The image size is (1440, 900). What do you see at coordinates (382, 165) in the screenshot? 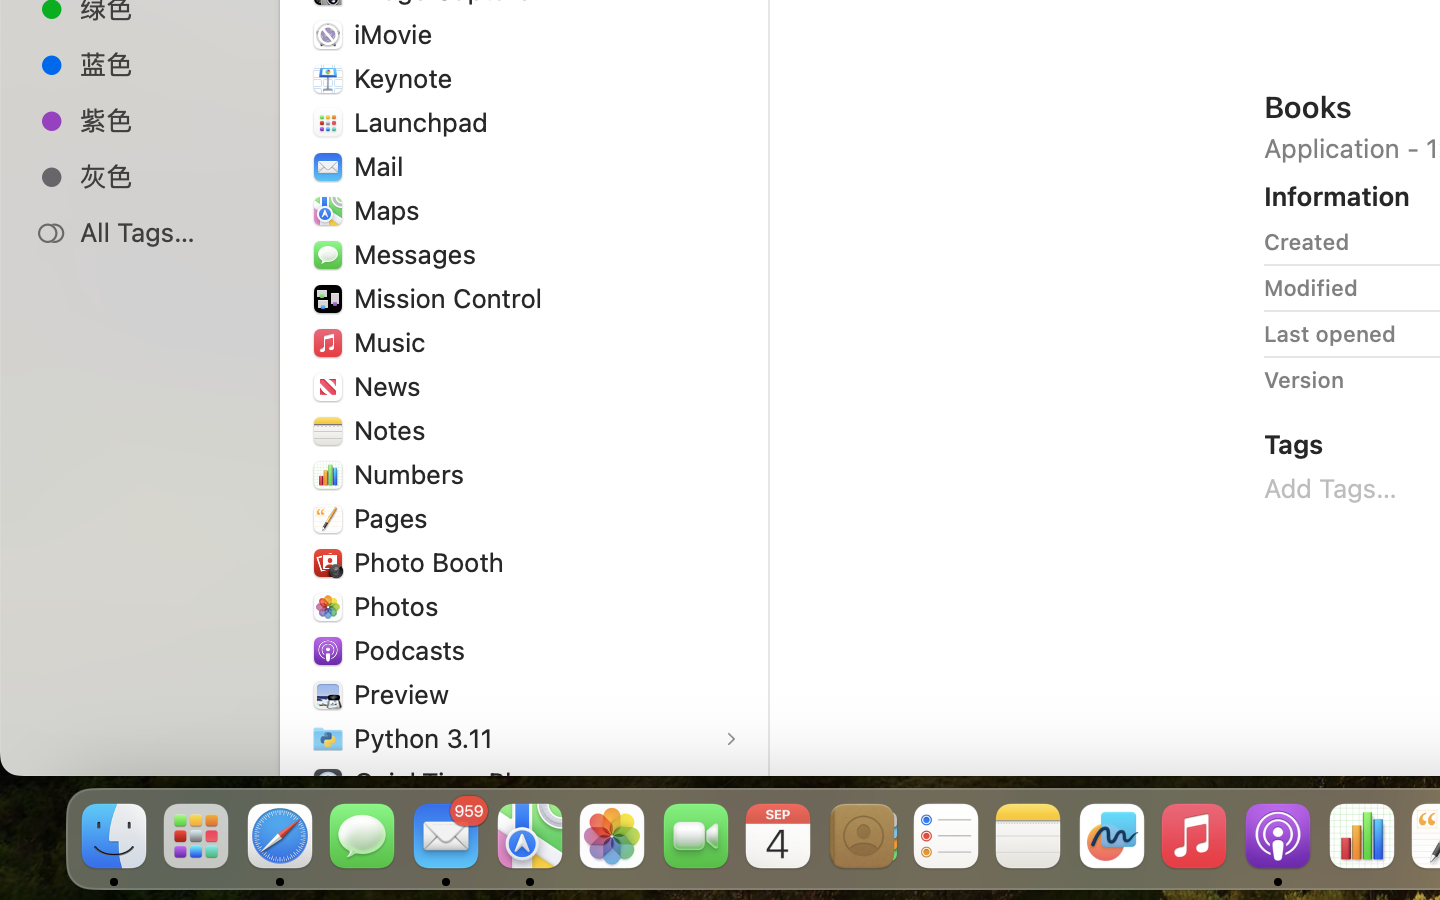
I see `'Mail'` at bounding box center [382, 165].